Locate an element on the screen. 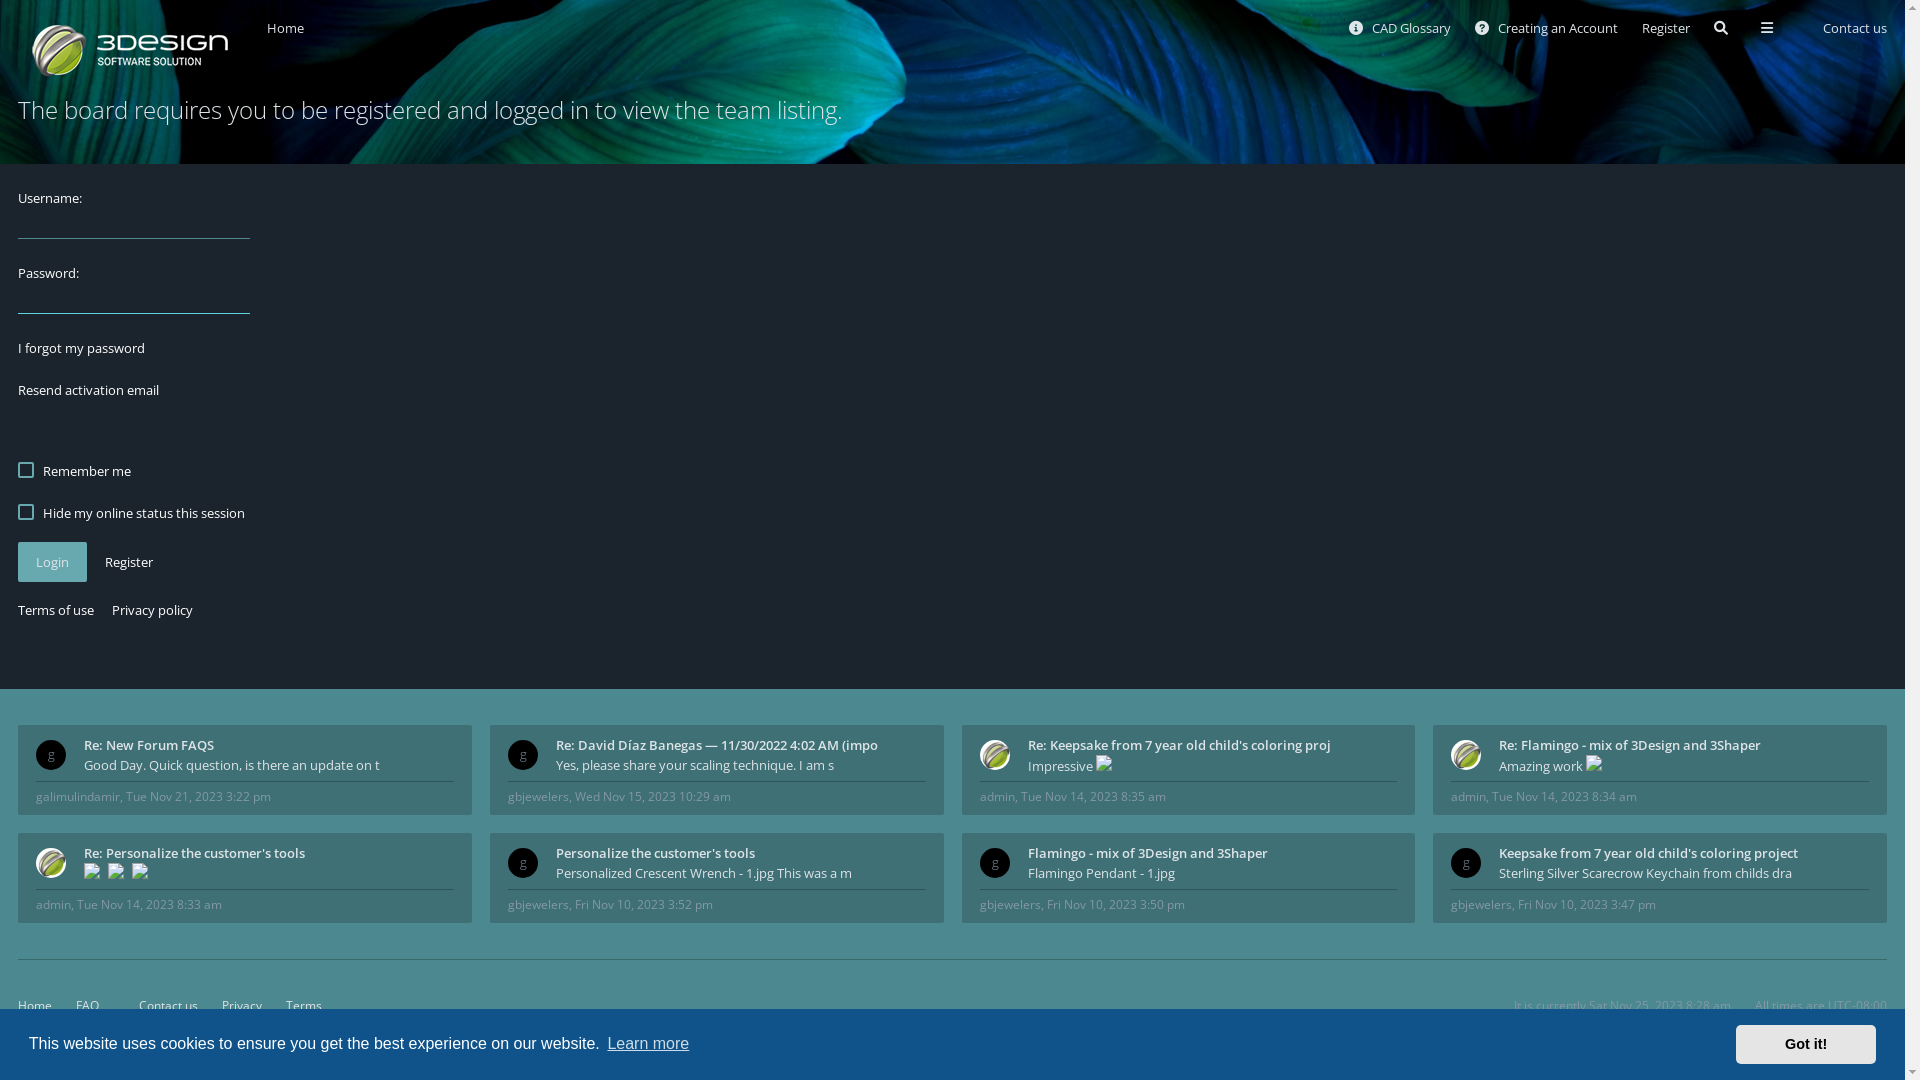 The width and height of the screenshot is (1920, 1080). 'Privacy policy' is located at coordinates (110, 608).